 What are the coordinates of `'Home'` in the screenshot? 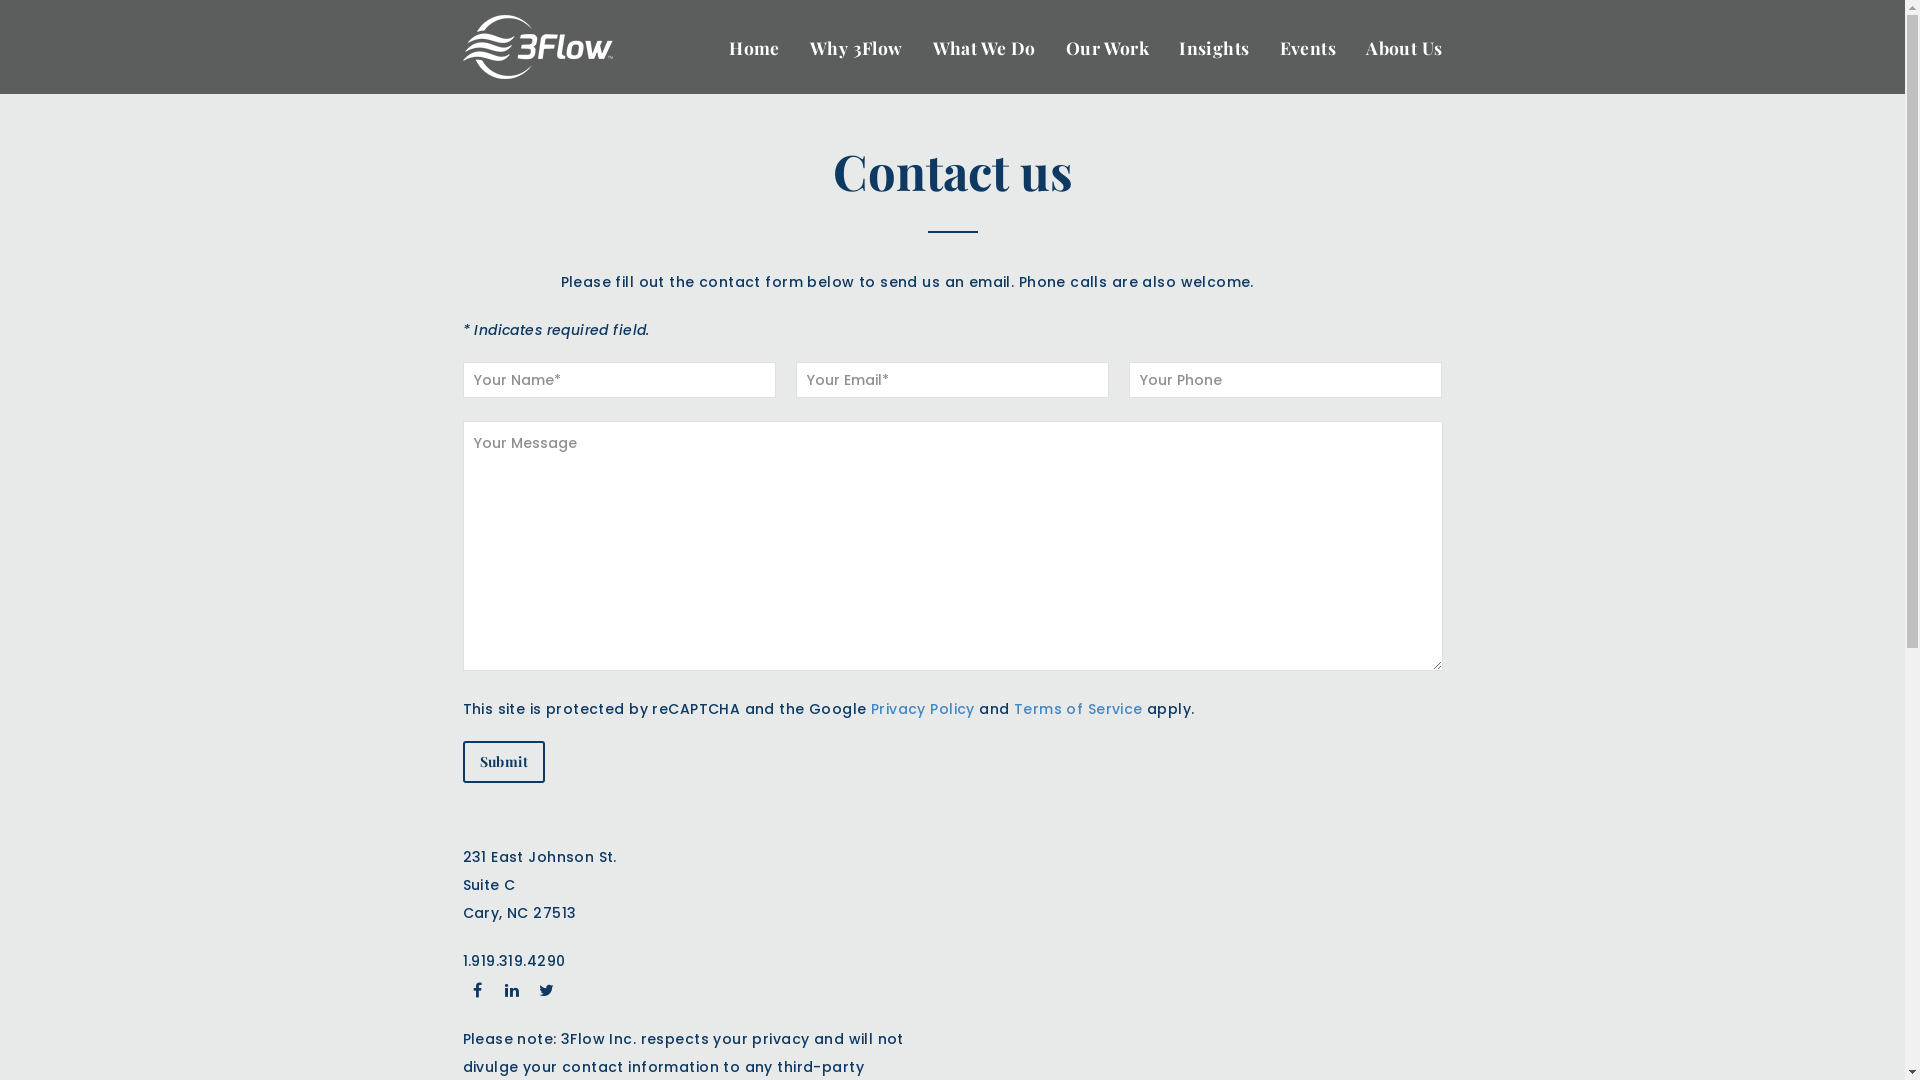 It's located at (753, 45).